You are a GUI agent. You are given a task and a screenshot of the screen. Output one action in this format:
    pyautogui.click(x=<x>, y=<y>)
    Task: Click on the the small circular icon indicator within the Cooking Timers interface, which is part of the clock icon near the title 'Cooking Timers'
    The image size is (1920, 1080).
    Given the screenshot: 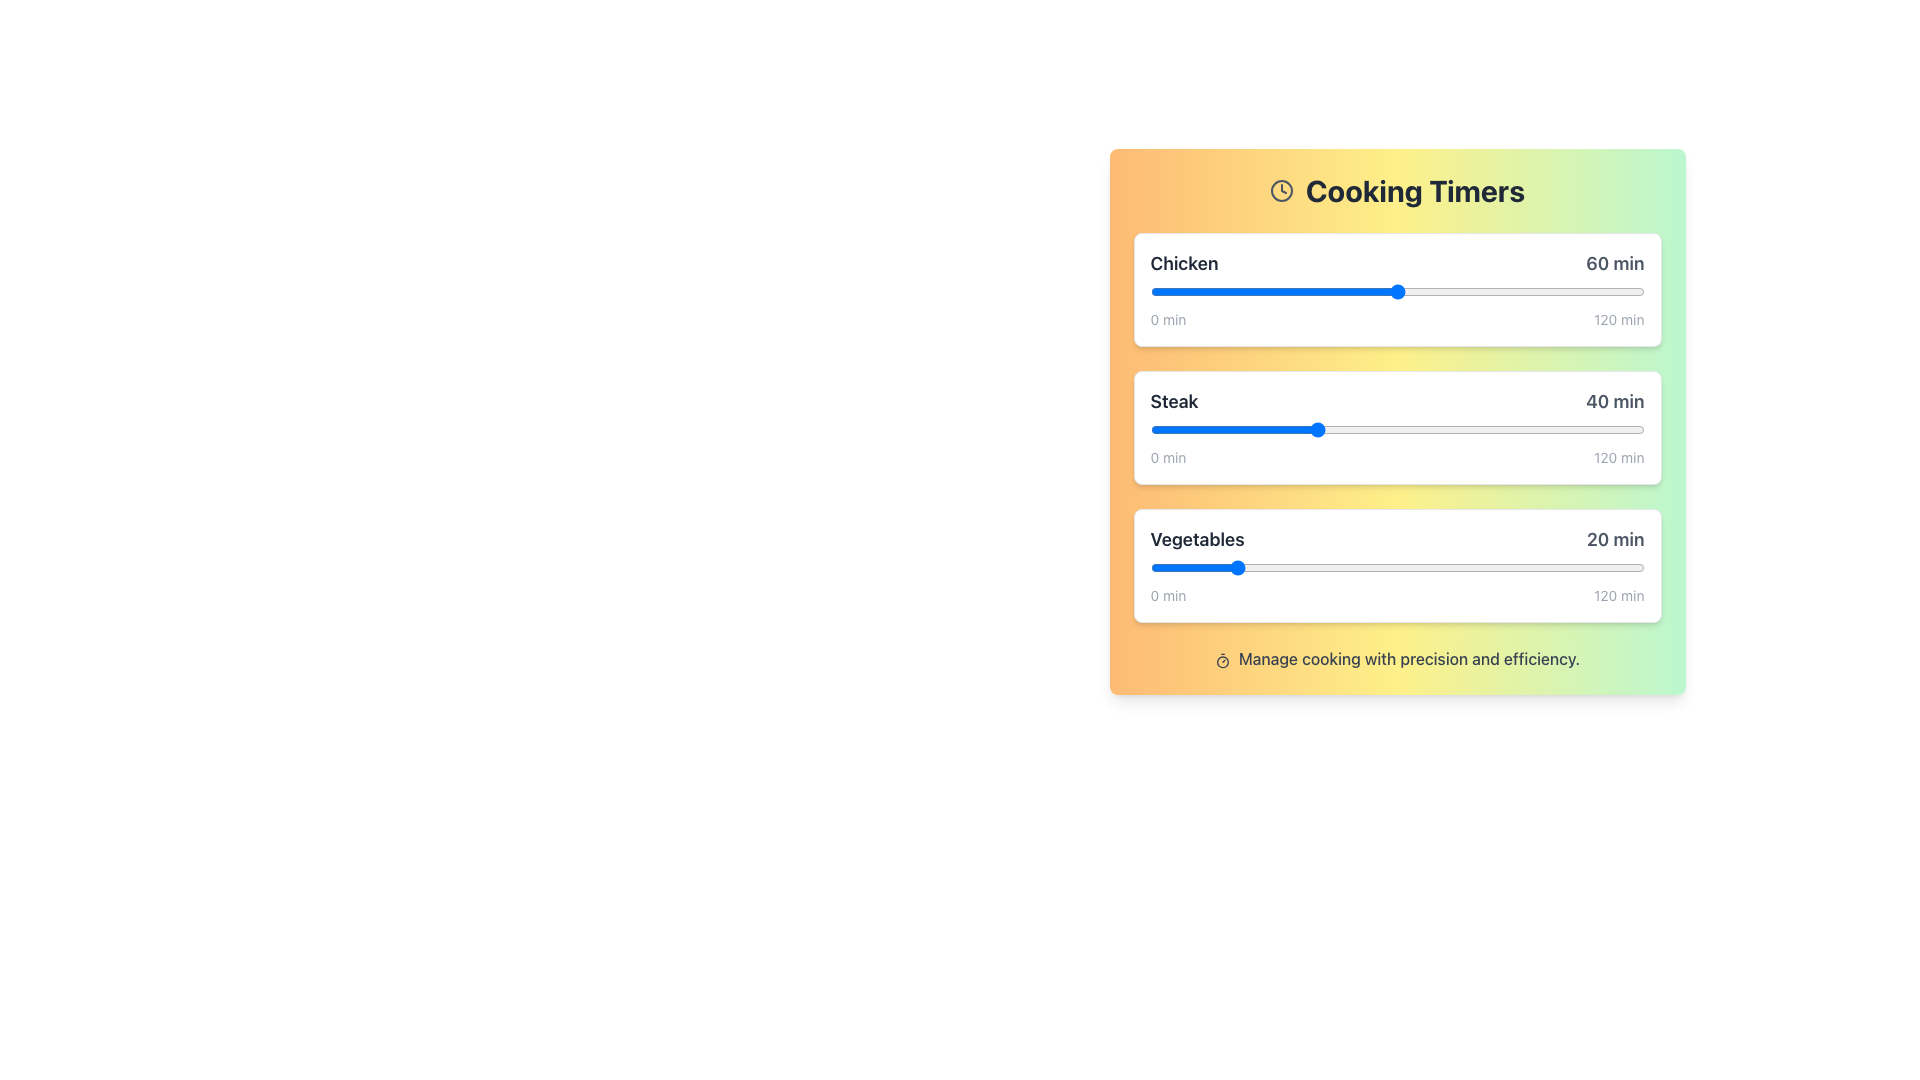 What is the action you would take?
    pyautogui.click(x=1221, y=662)
    